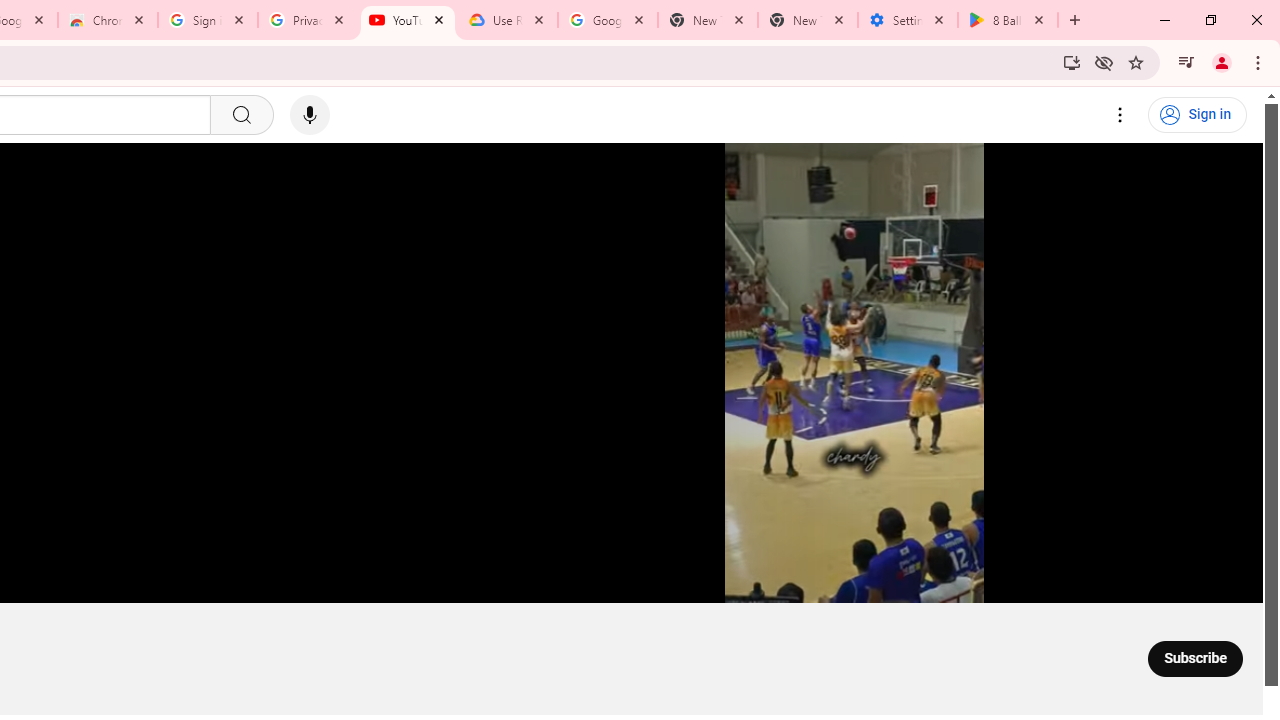 The image size is (1280, 720). What do you see at coordinates (208, 20) in the screenshot?
I see `'Sign in - Google Accounts'` at bounding box center [208, 20].